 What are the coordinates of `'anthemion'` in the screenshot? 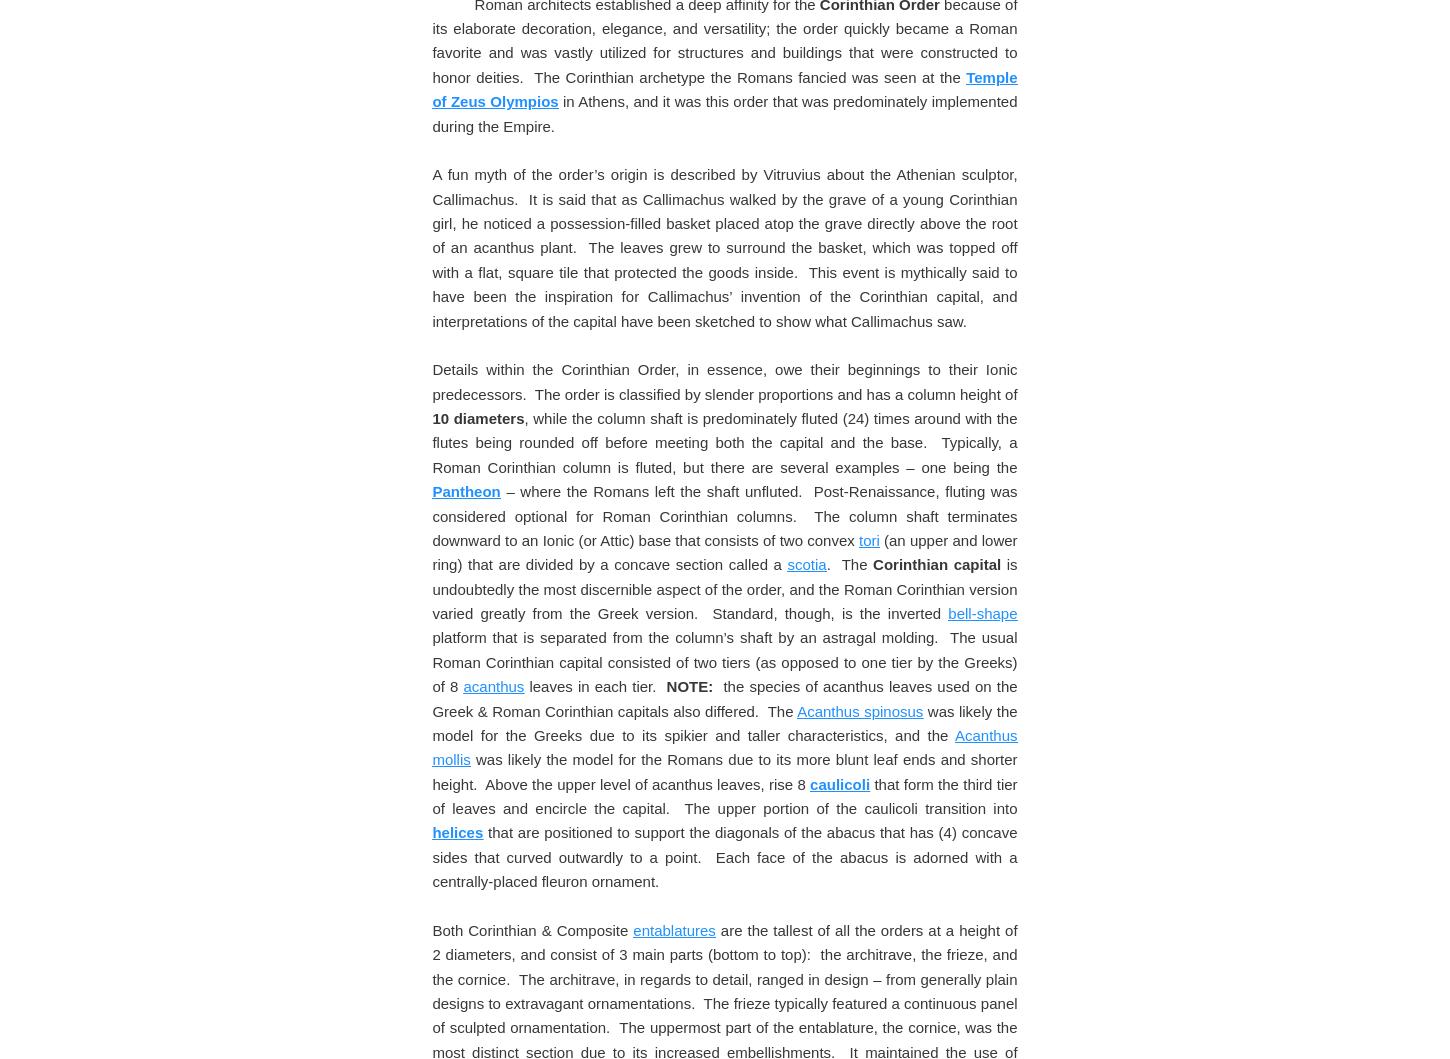 It's located at (961, 39).